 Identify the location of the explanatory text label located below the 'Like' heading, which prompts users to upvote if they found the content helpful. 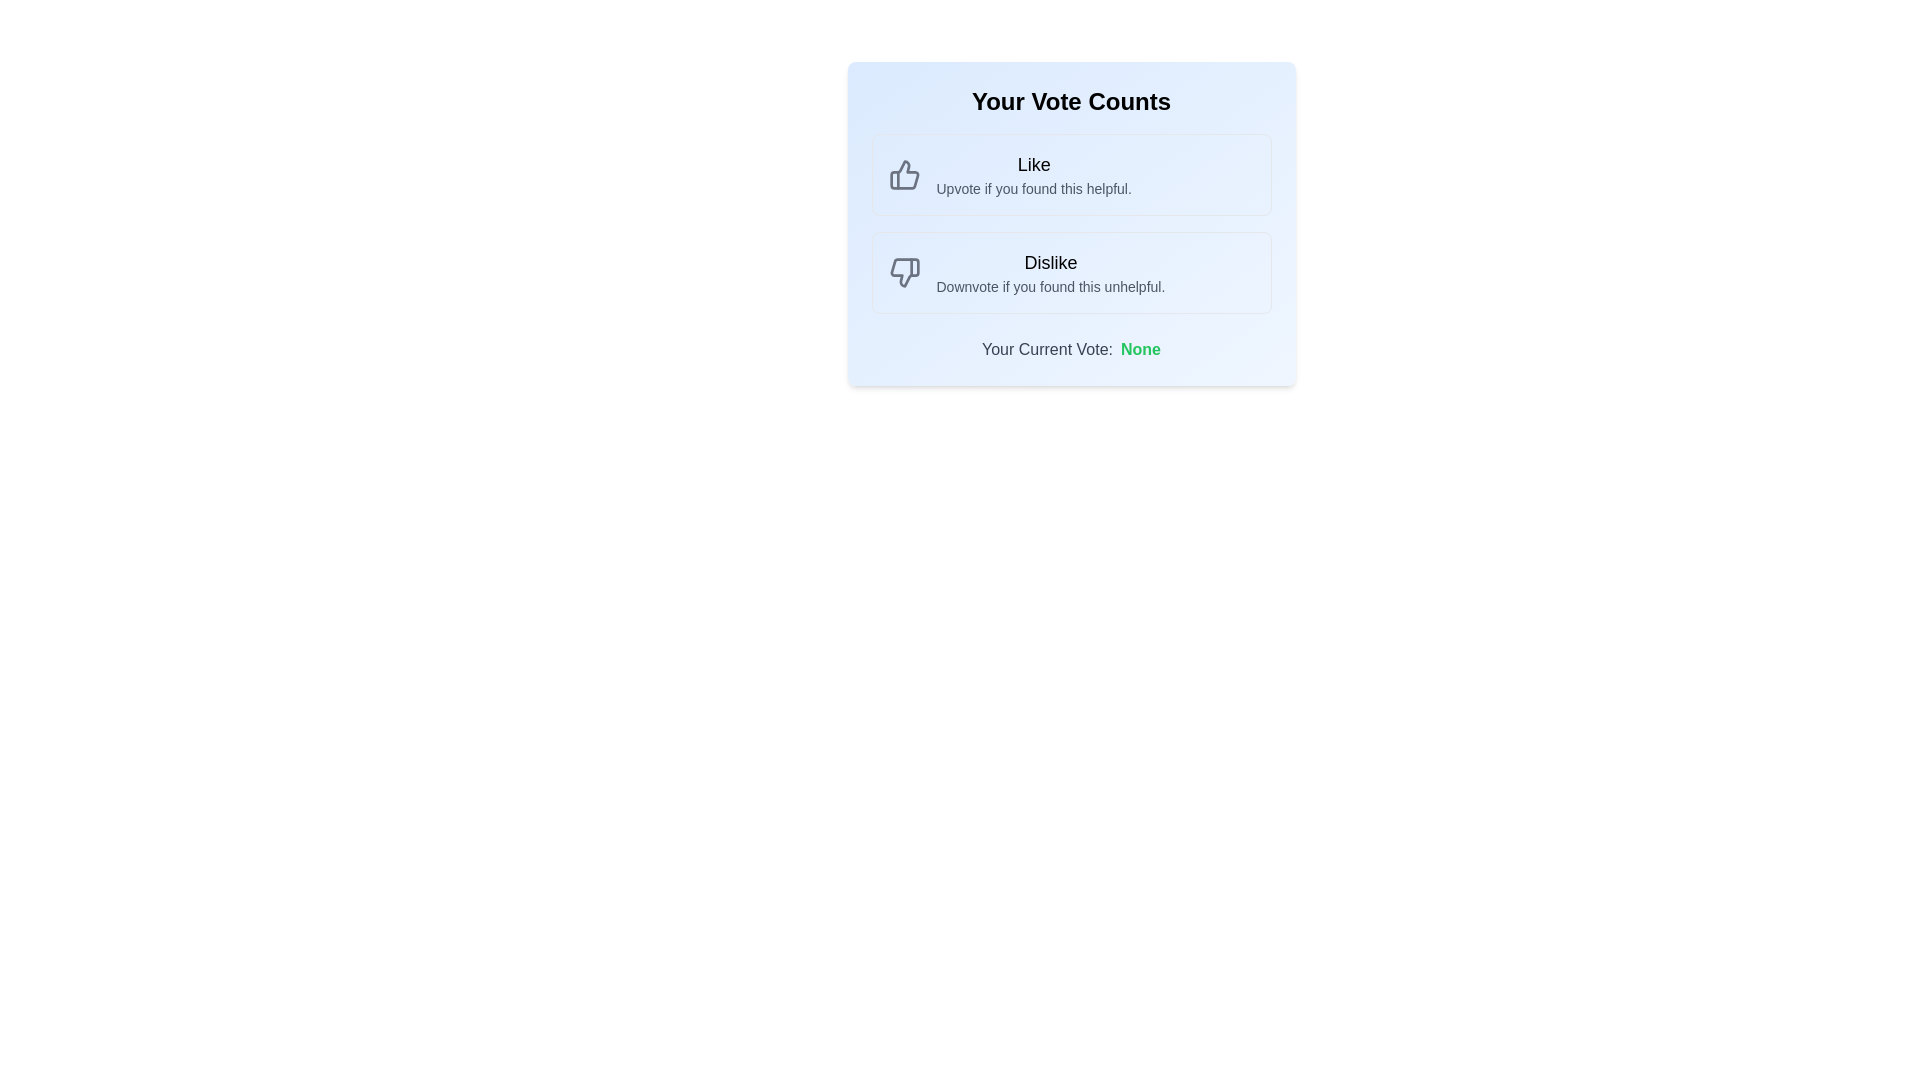
(1034, 189).